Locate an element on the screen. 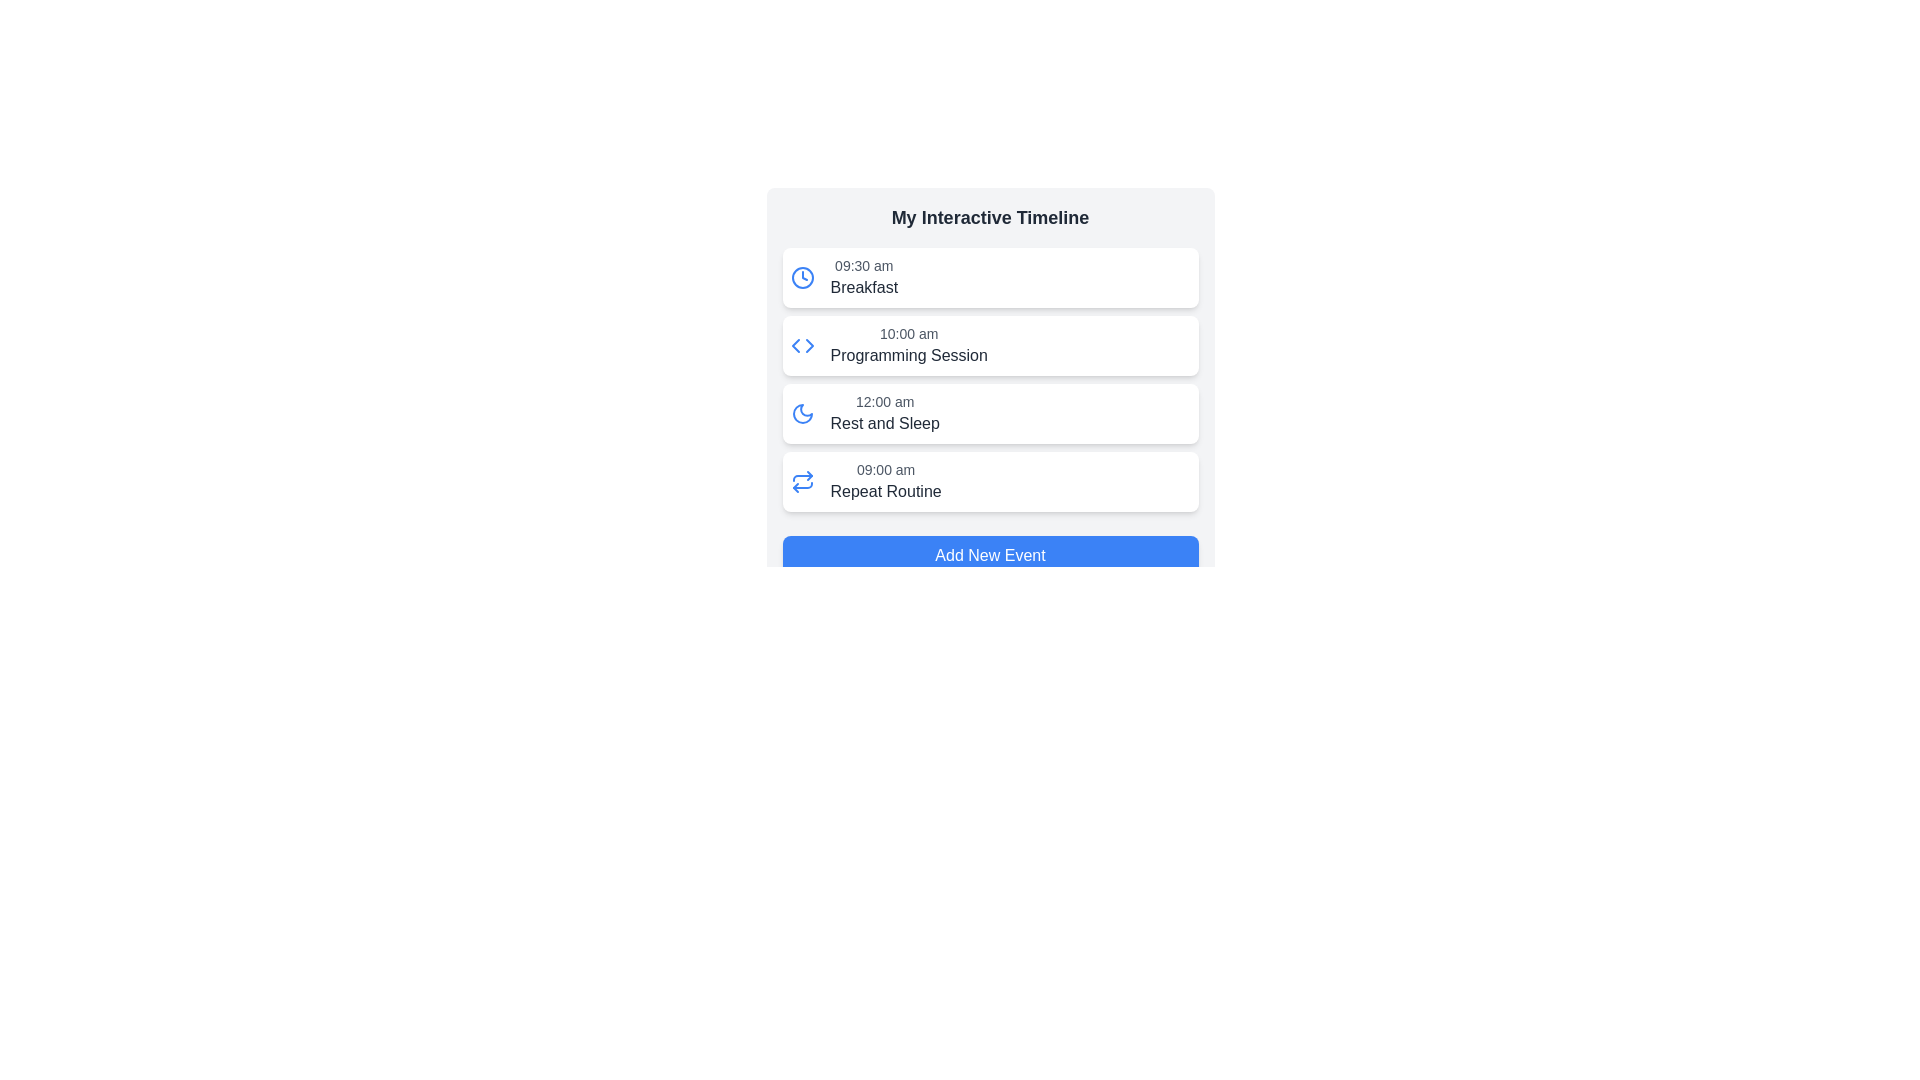 The height and width of the screenshot is (1080, 1920). the timeline list item displaying '12:00 am' and 'Rest and Sleep', which is the third entry in the vertical list of tasks, to engage with associated elements in the same row is located at coordinates (883, 412).